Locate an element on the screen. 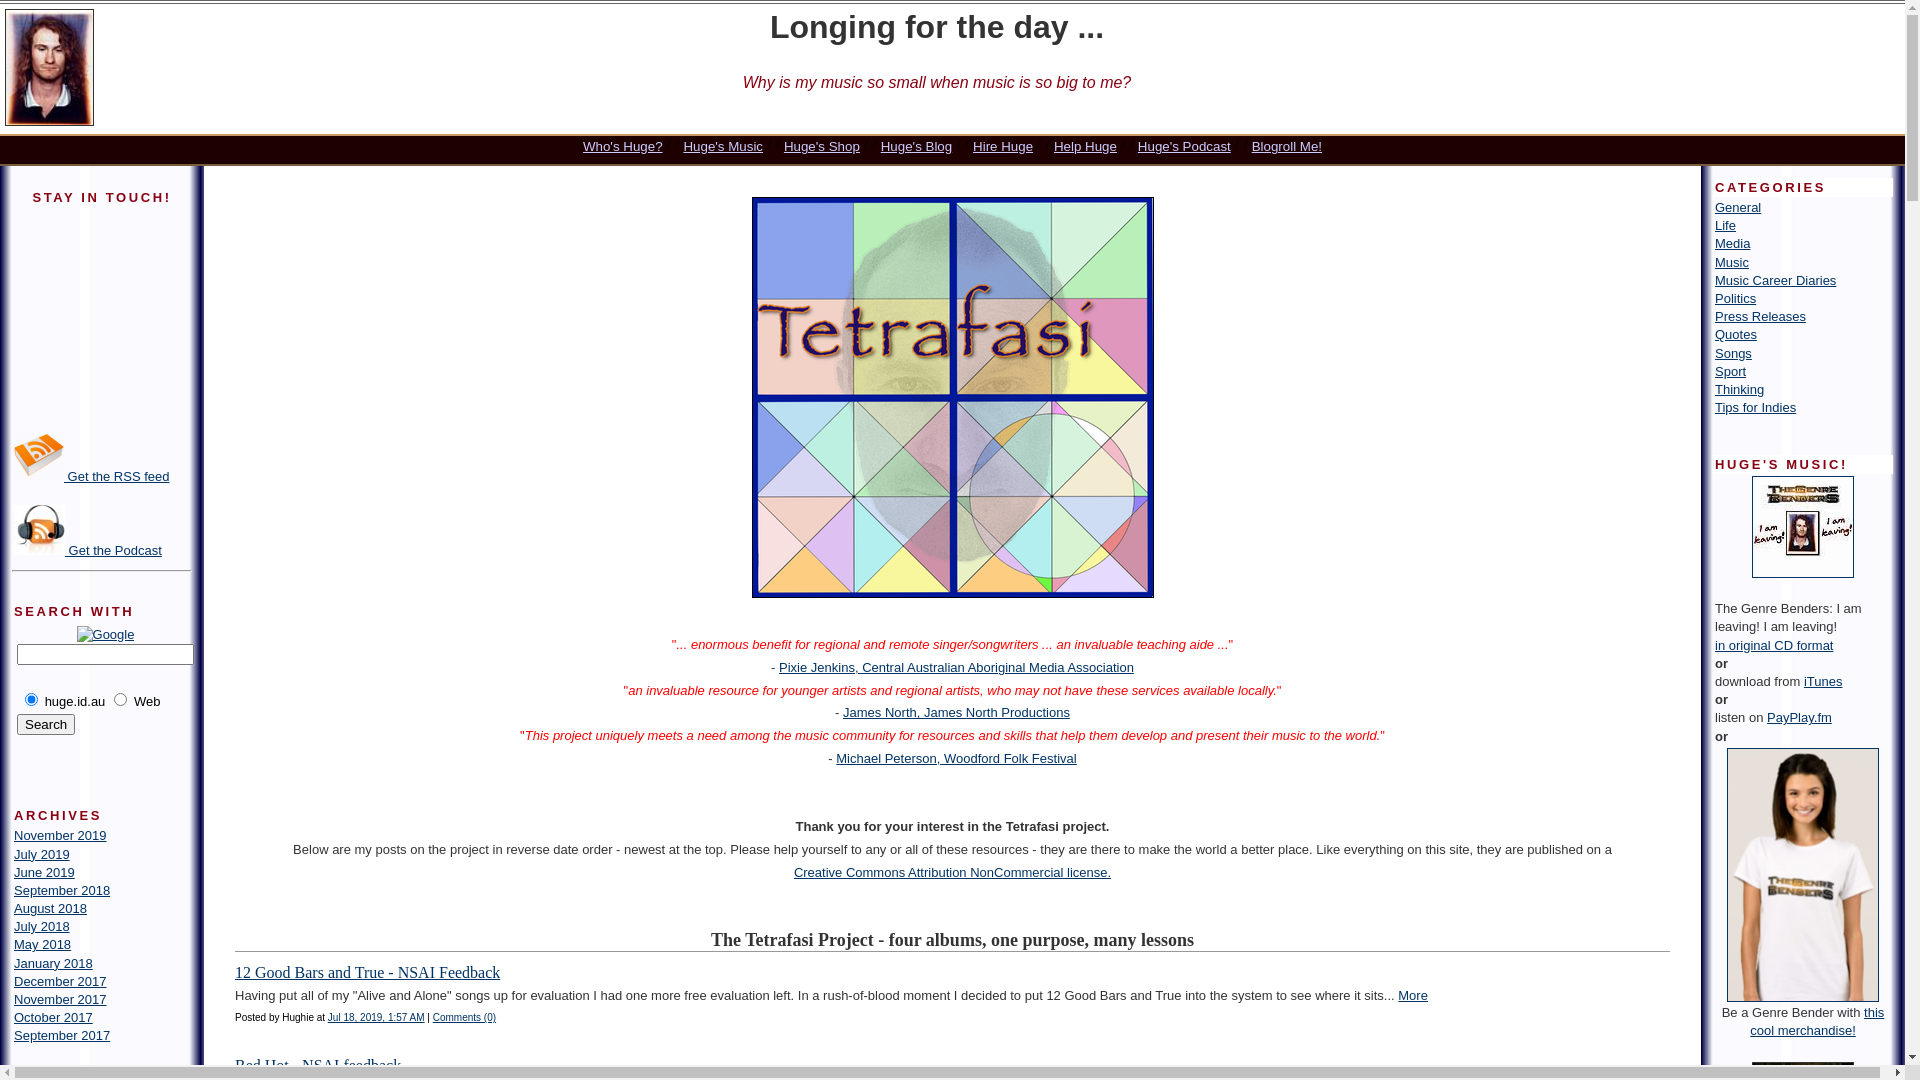 This screenshot has width=1920, height=1080. 'May 2018' is located at coordinates (14, 944).